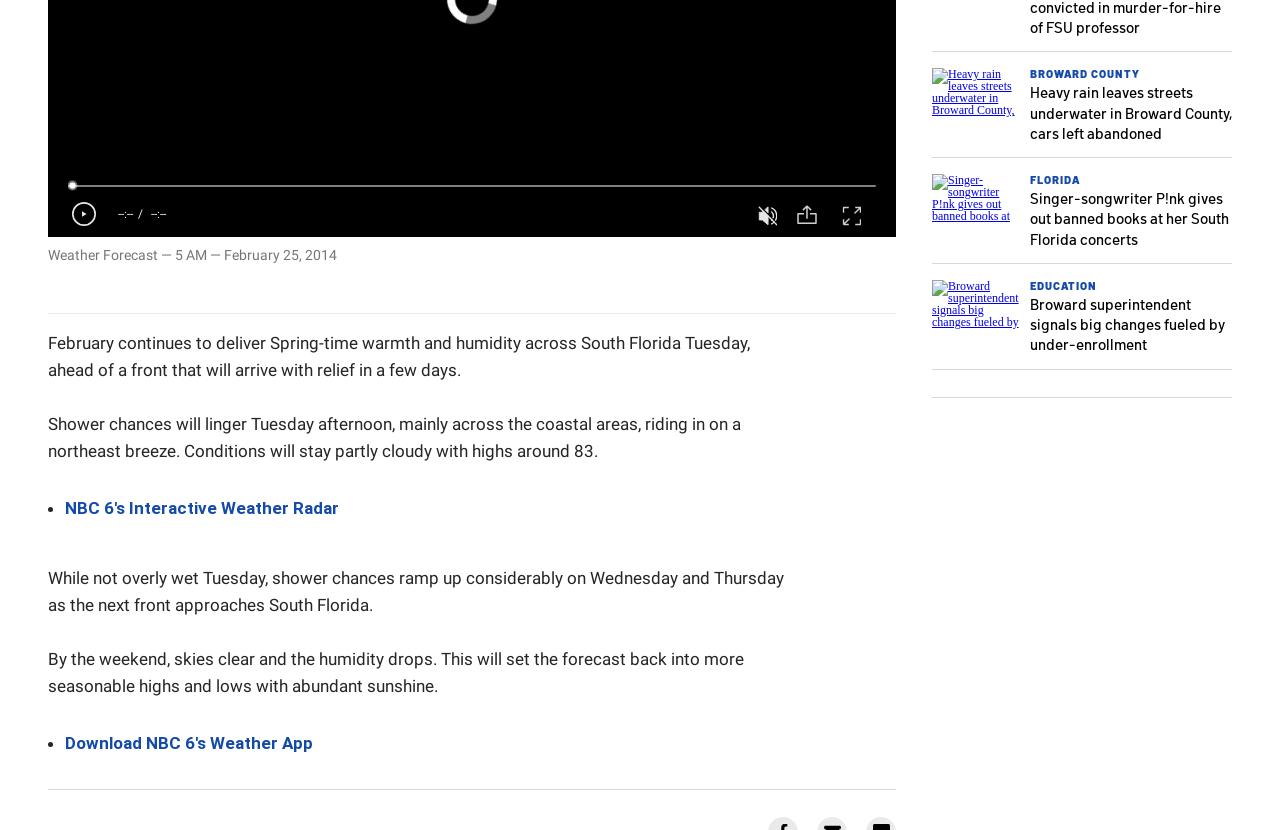 This screenshot has width=1280, height=830. I want to click on 'Download NBC 6's Weather App', so click(189, 741).